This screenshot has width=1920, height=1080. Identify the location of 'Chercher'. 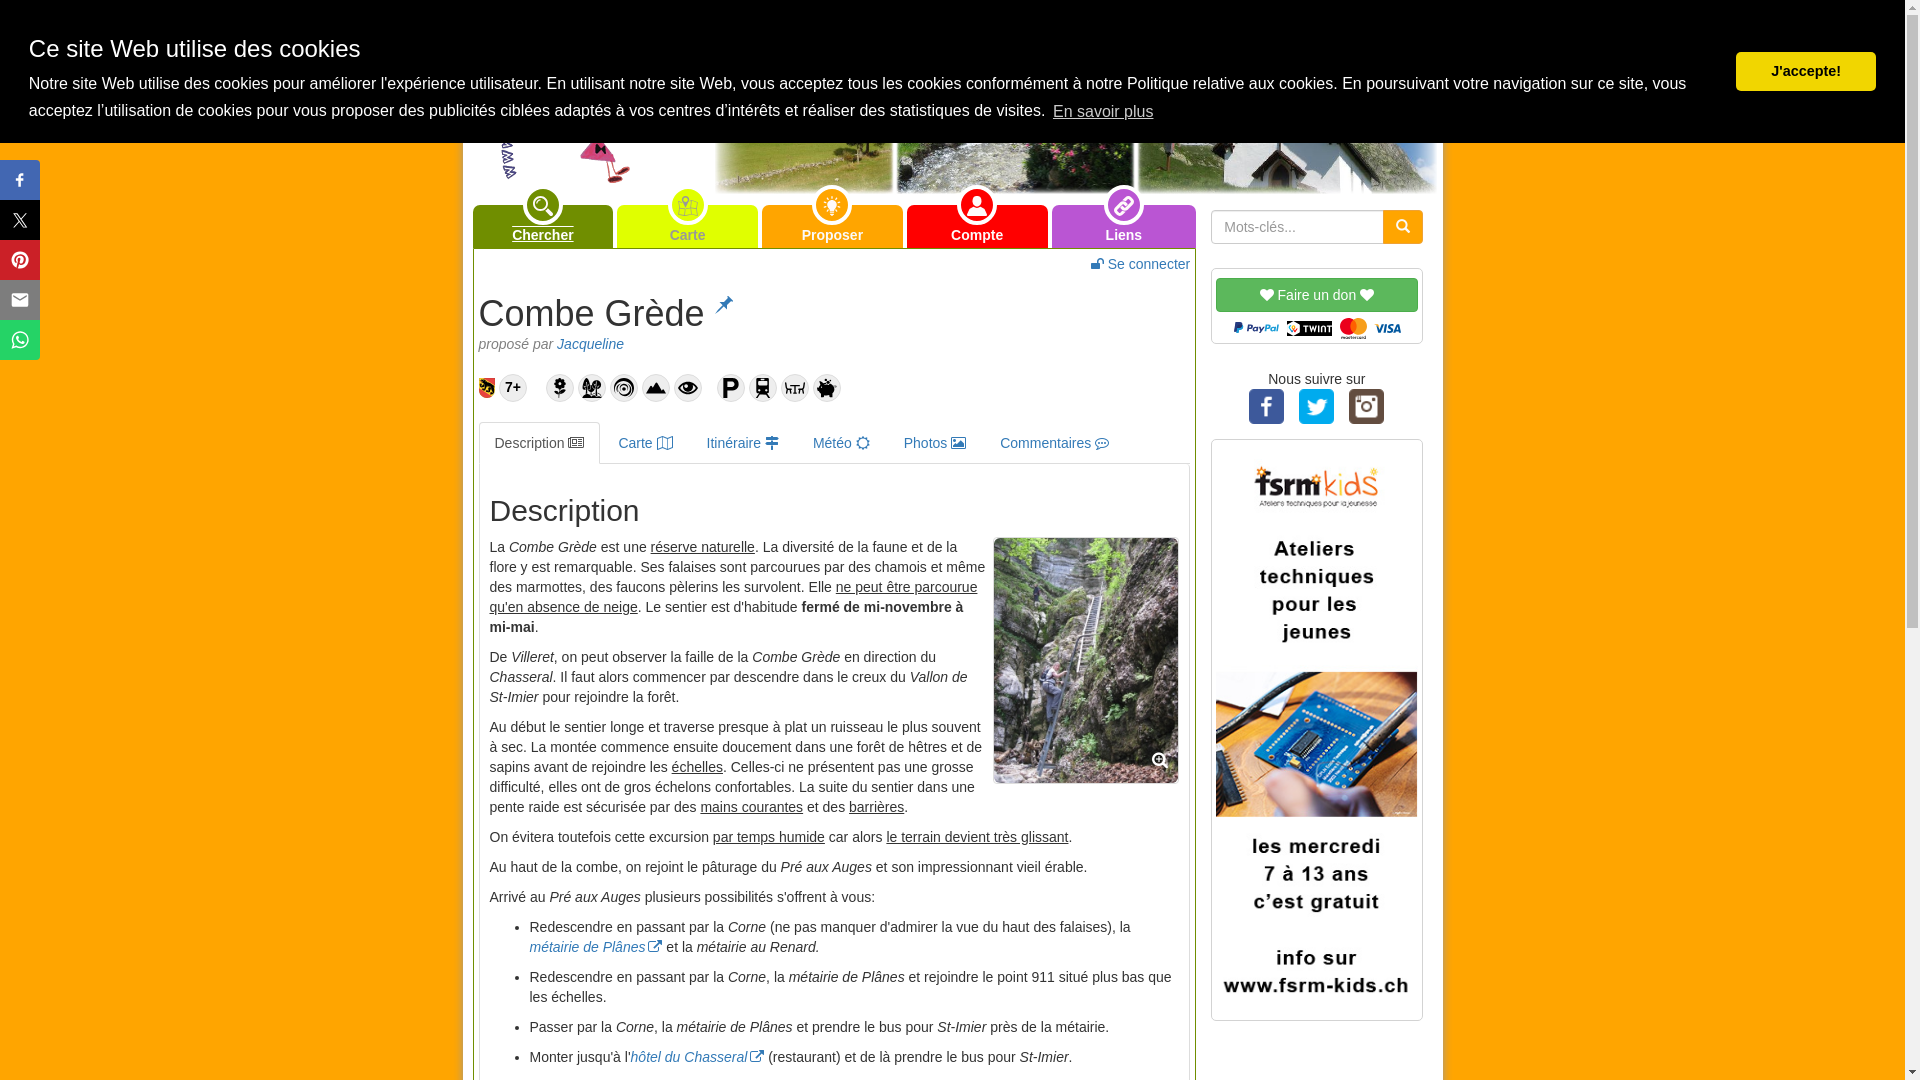
(542, 225).